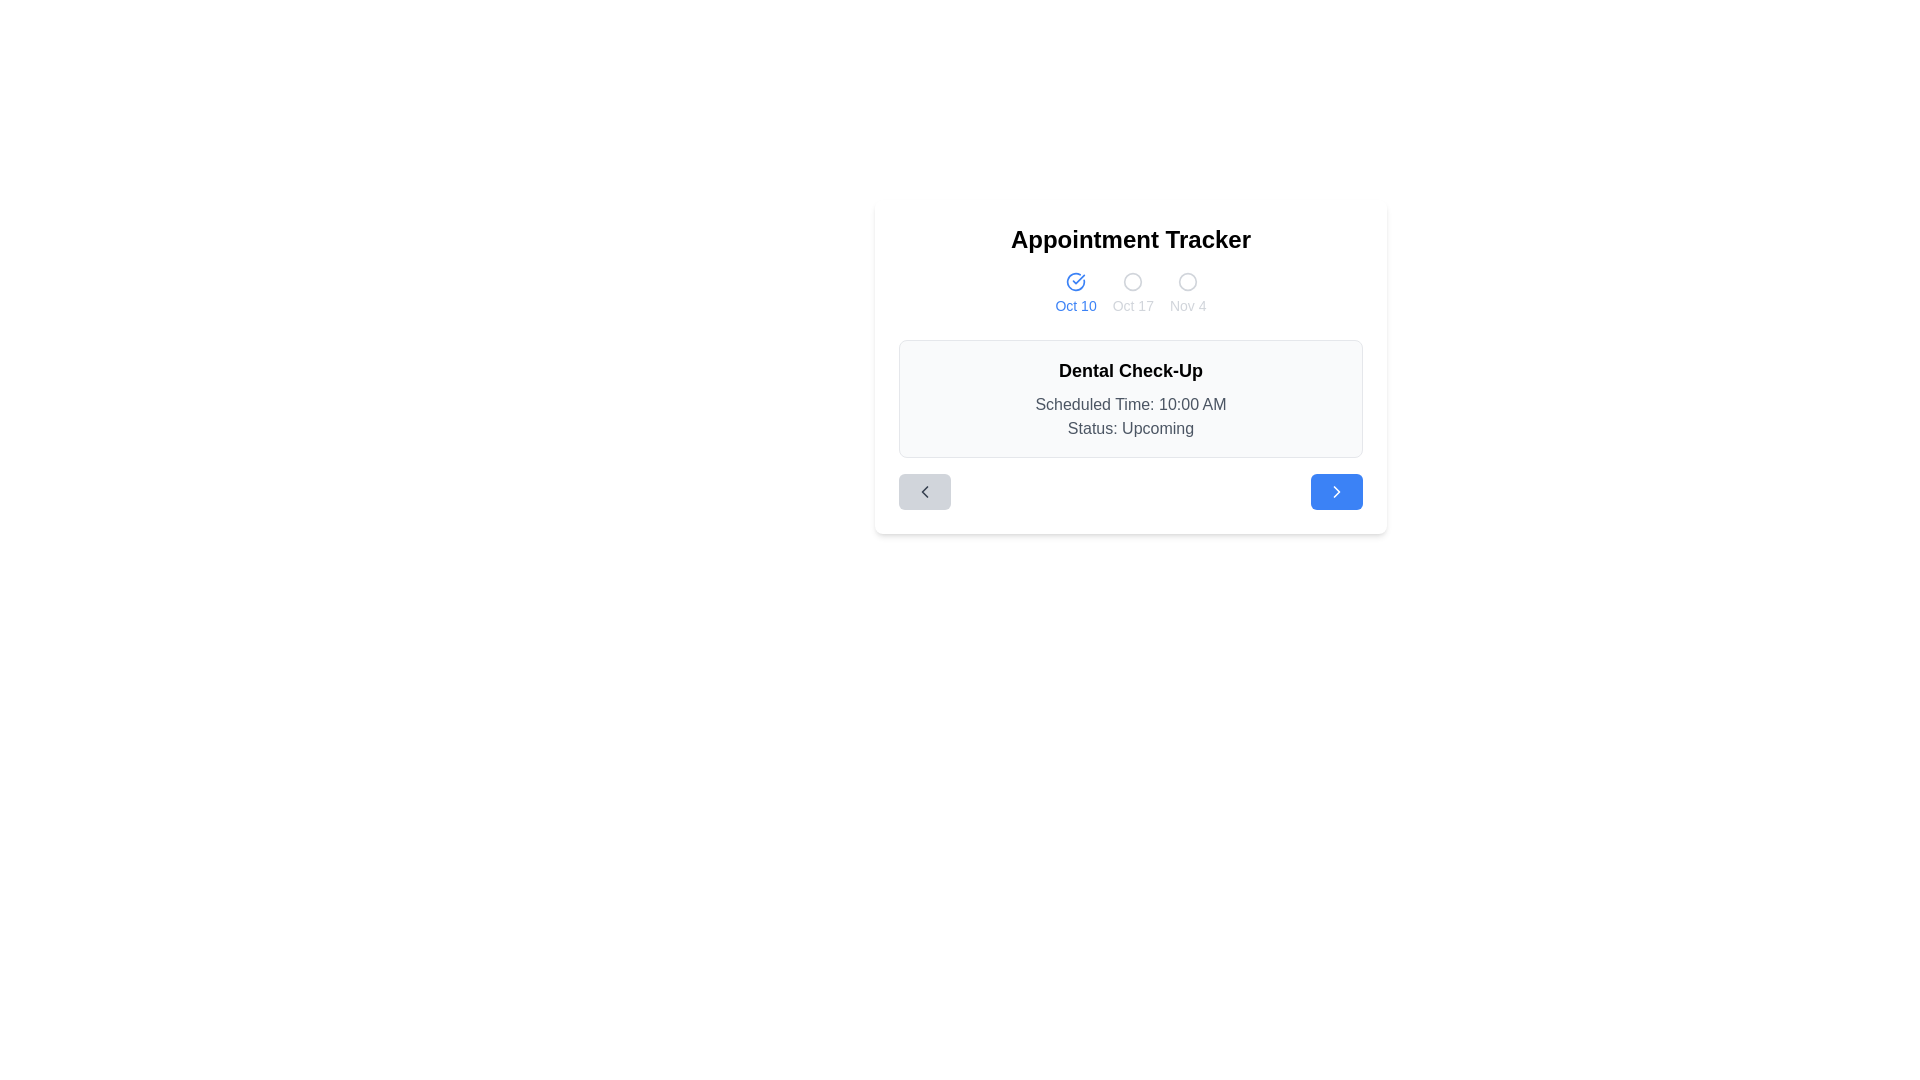 The height and width of the screenshot is (1080, 1920). What do you see at coordinates (1075, 293) in the screenshot?
I see `the first date indicator in the Appointment Tracker section` at bounding box center [1075, 293].